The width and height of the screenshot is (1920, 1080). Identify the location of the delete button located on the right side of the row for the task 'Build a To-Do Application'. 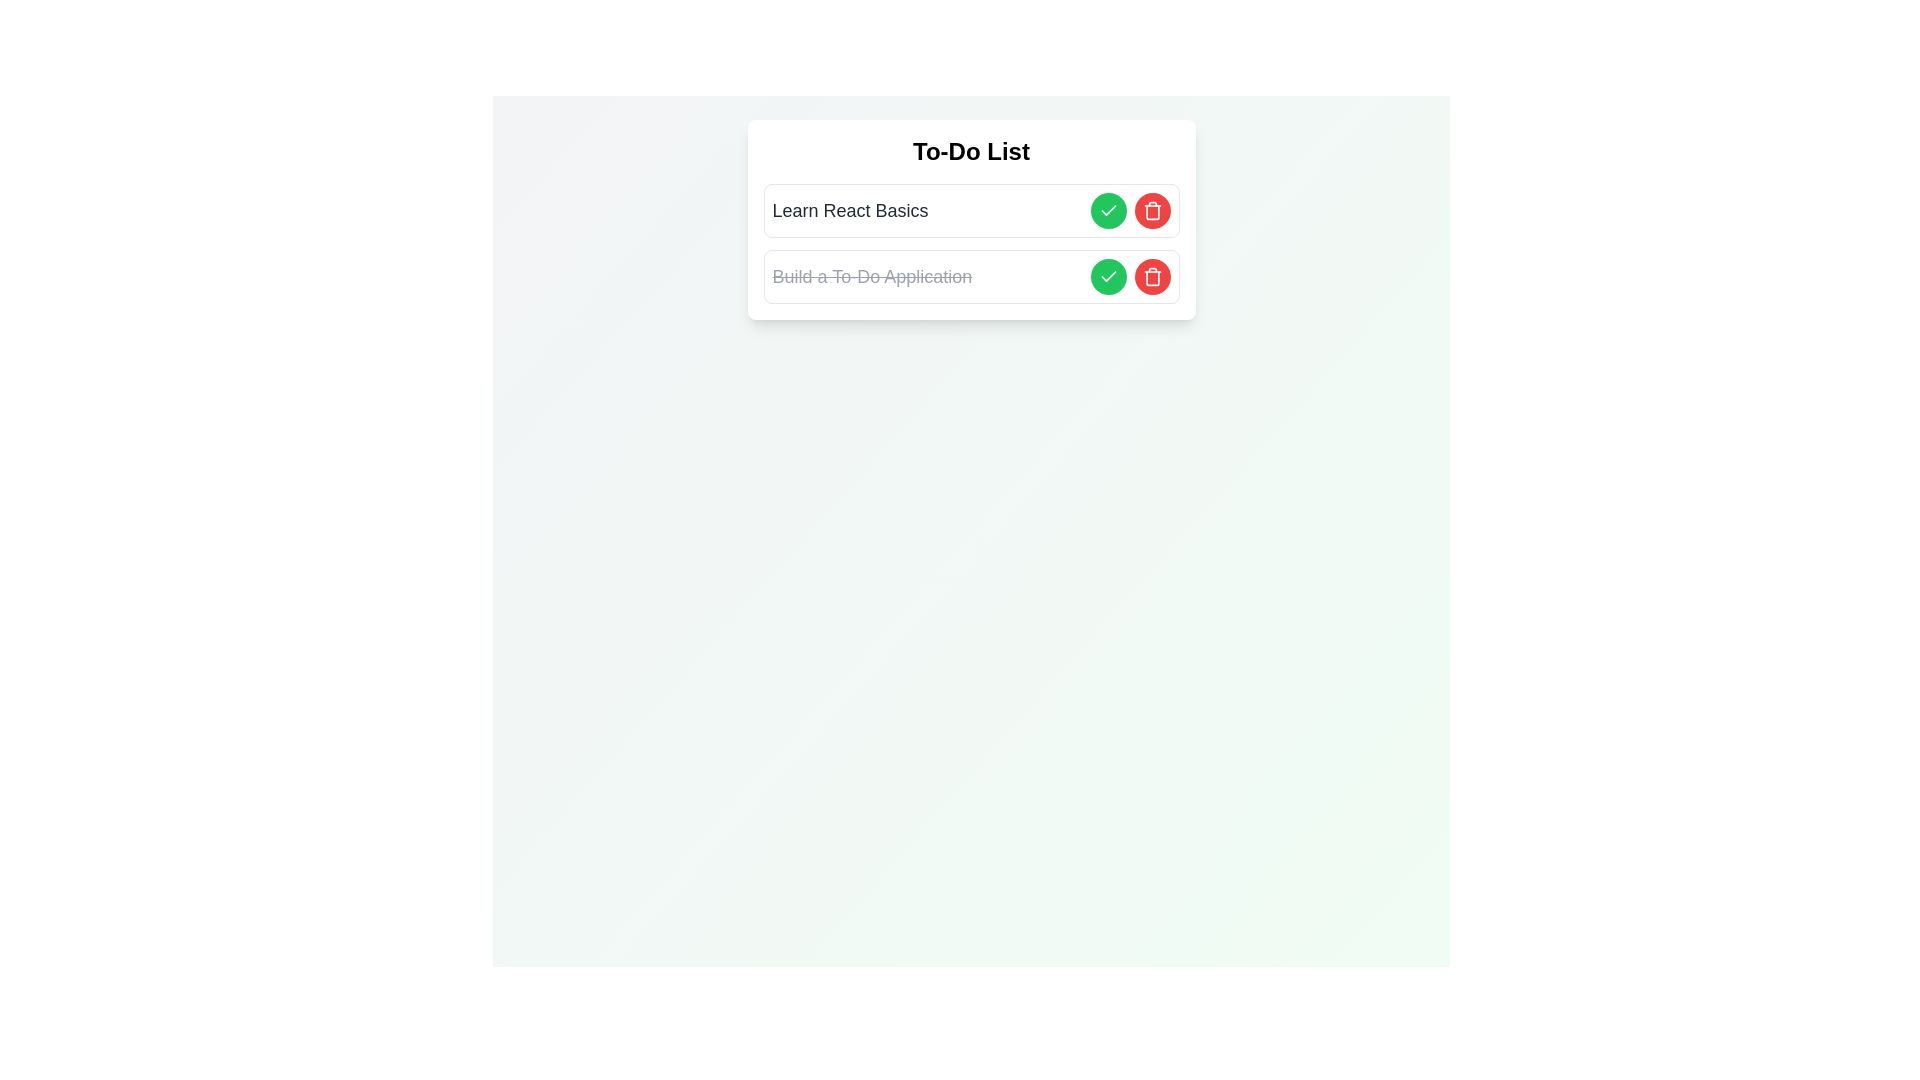
(1152, 277).